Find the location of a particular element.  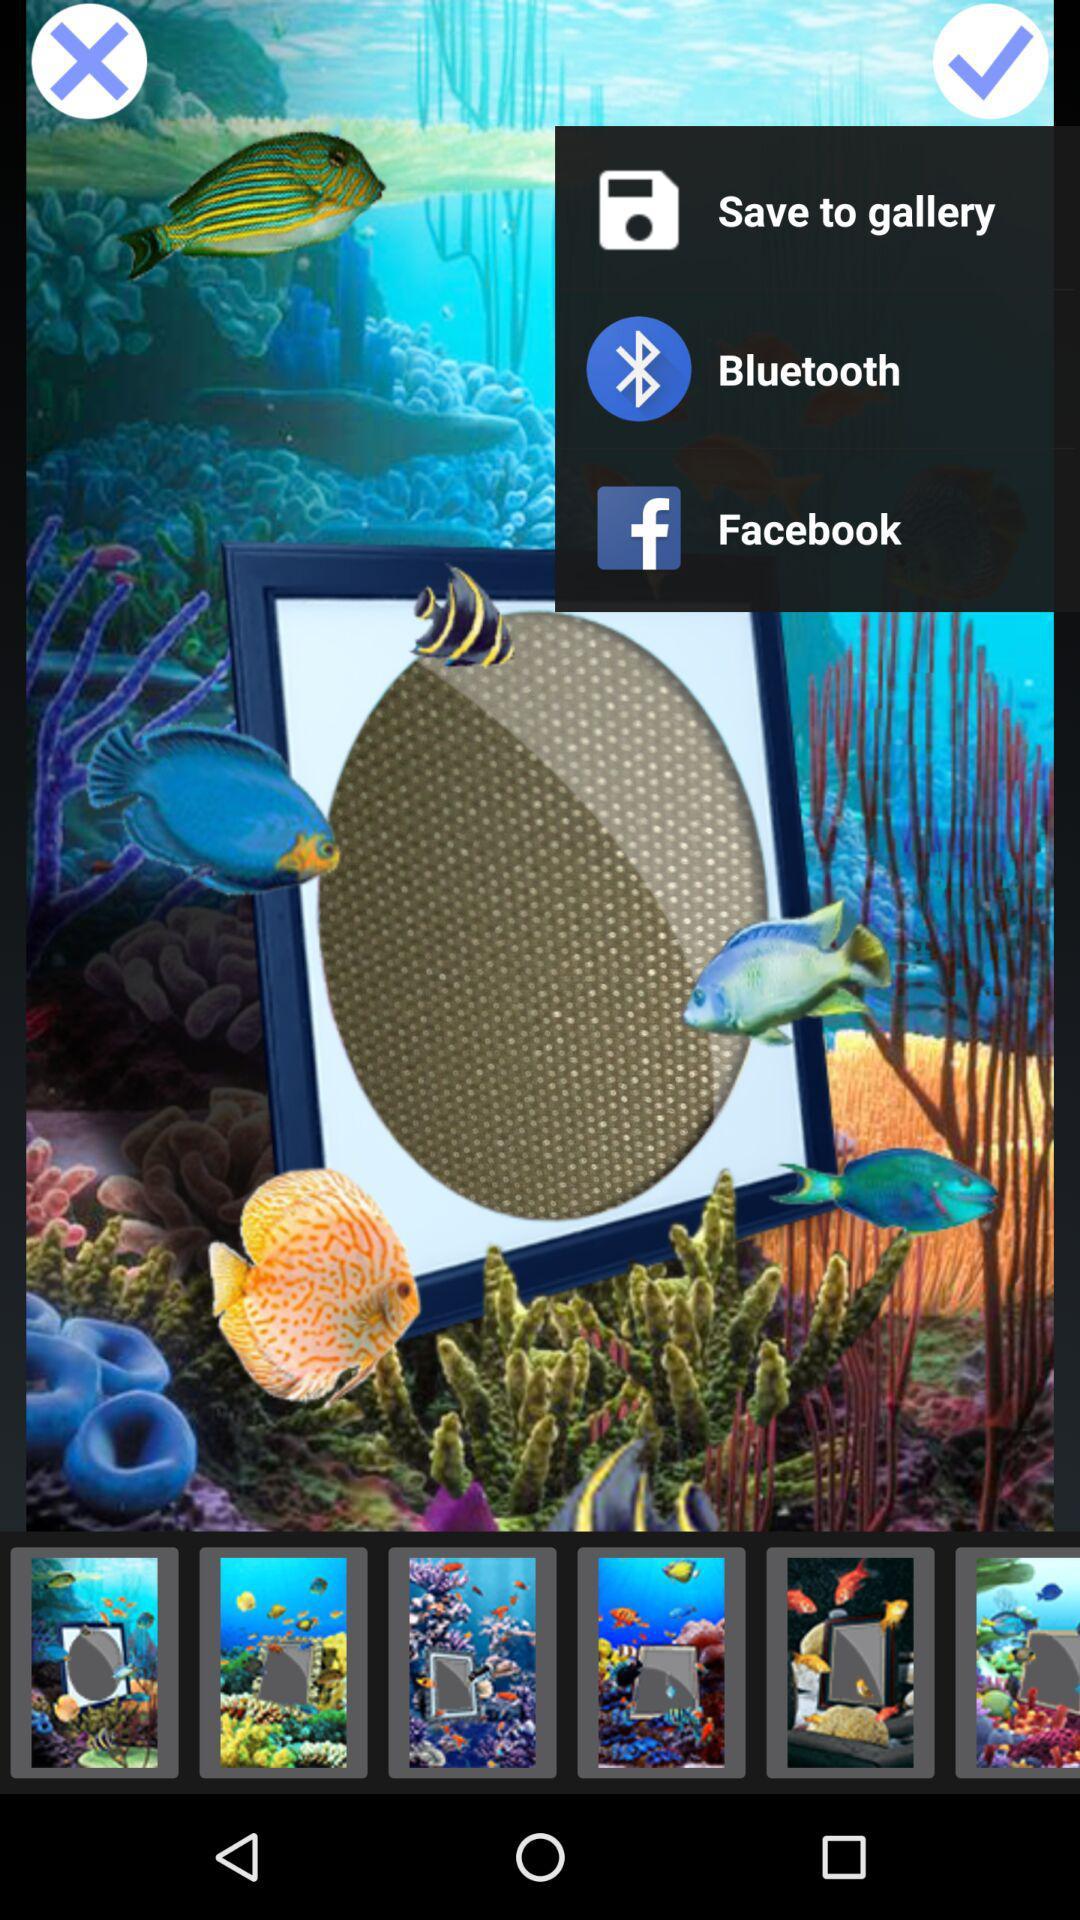

wallpaper is located at coordinates (990, 62).